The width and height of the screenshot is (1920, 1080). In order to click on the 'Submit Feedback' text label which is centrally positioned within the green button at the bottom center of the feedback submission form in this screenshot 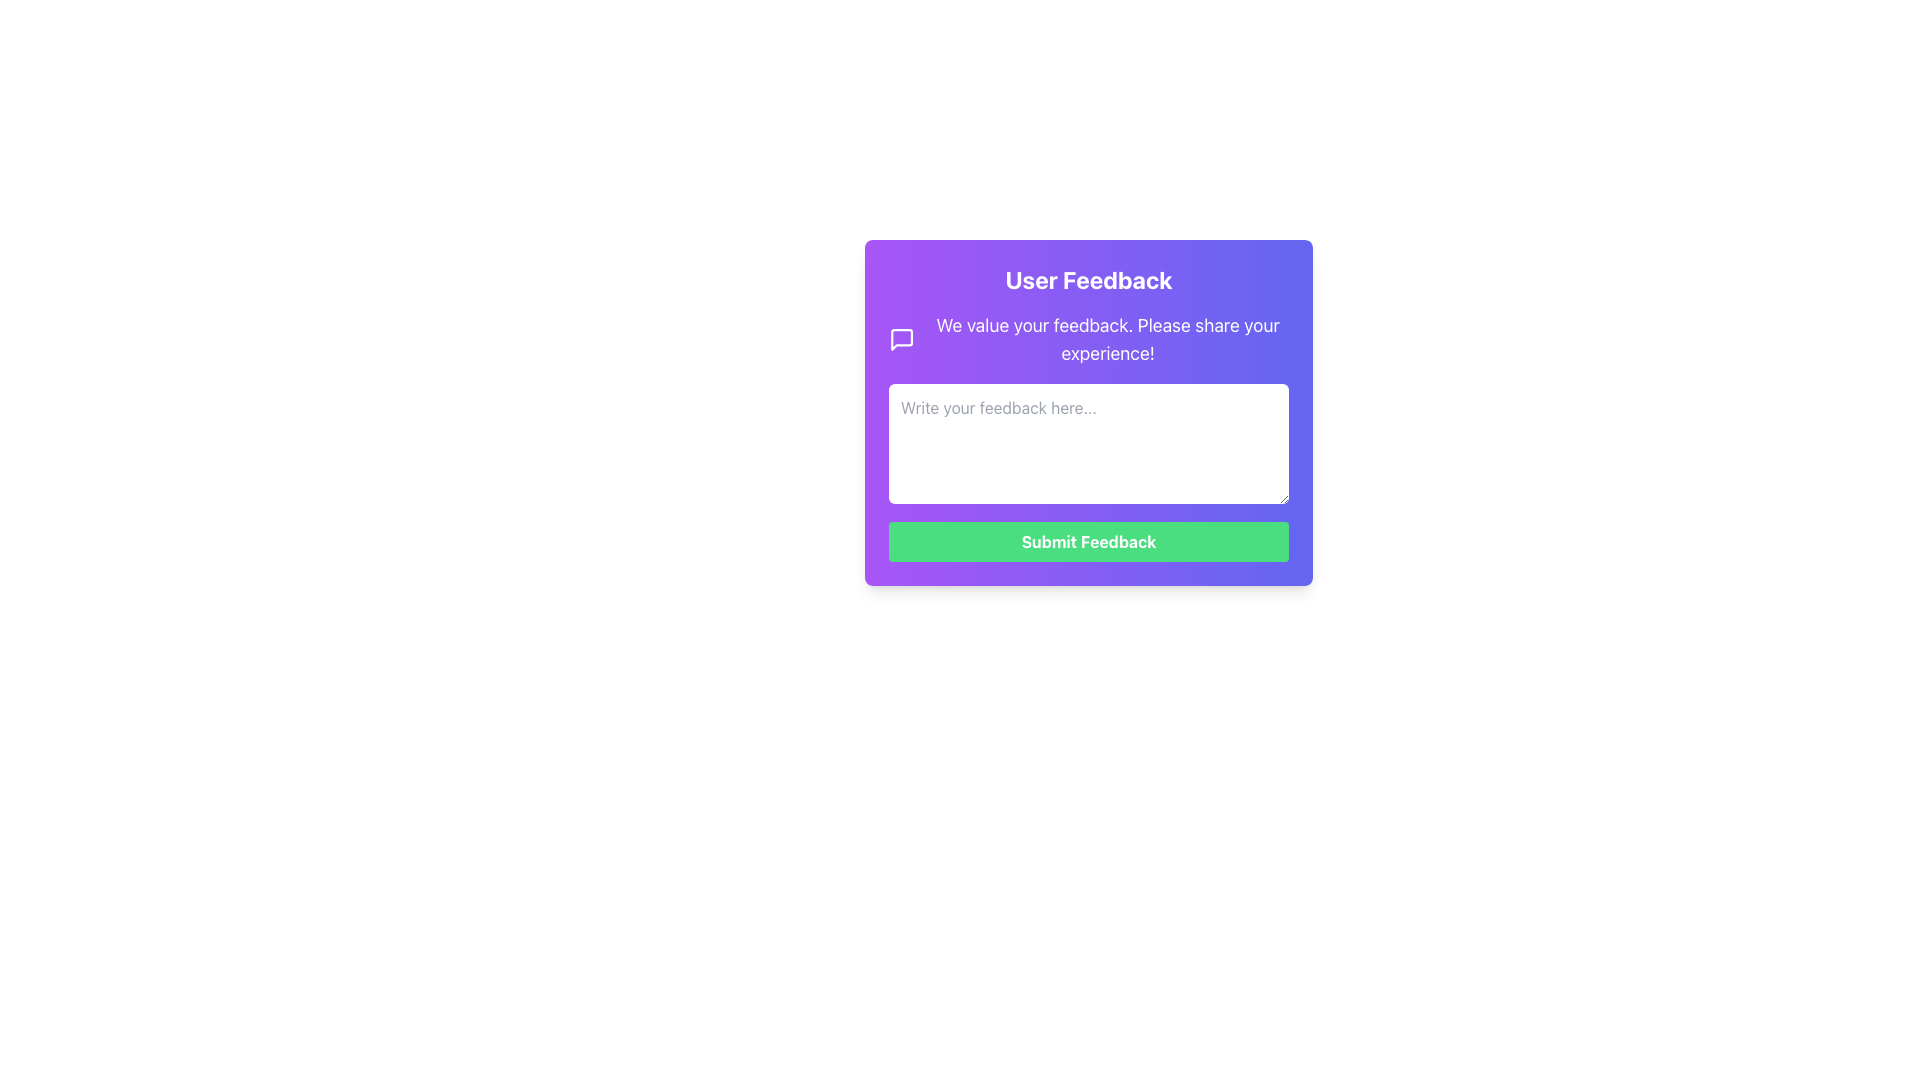, I will do `click(1088, 542)`.